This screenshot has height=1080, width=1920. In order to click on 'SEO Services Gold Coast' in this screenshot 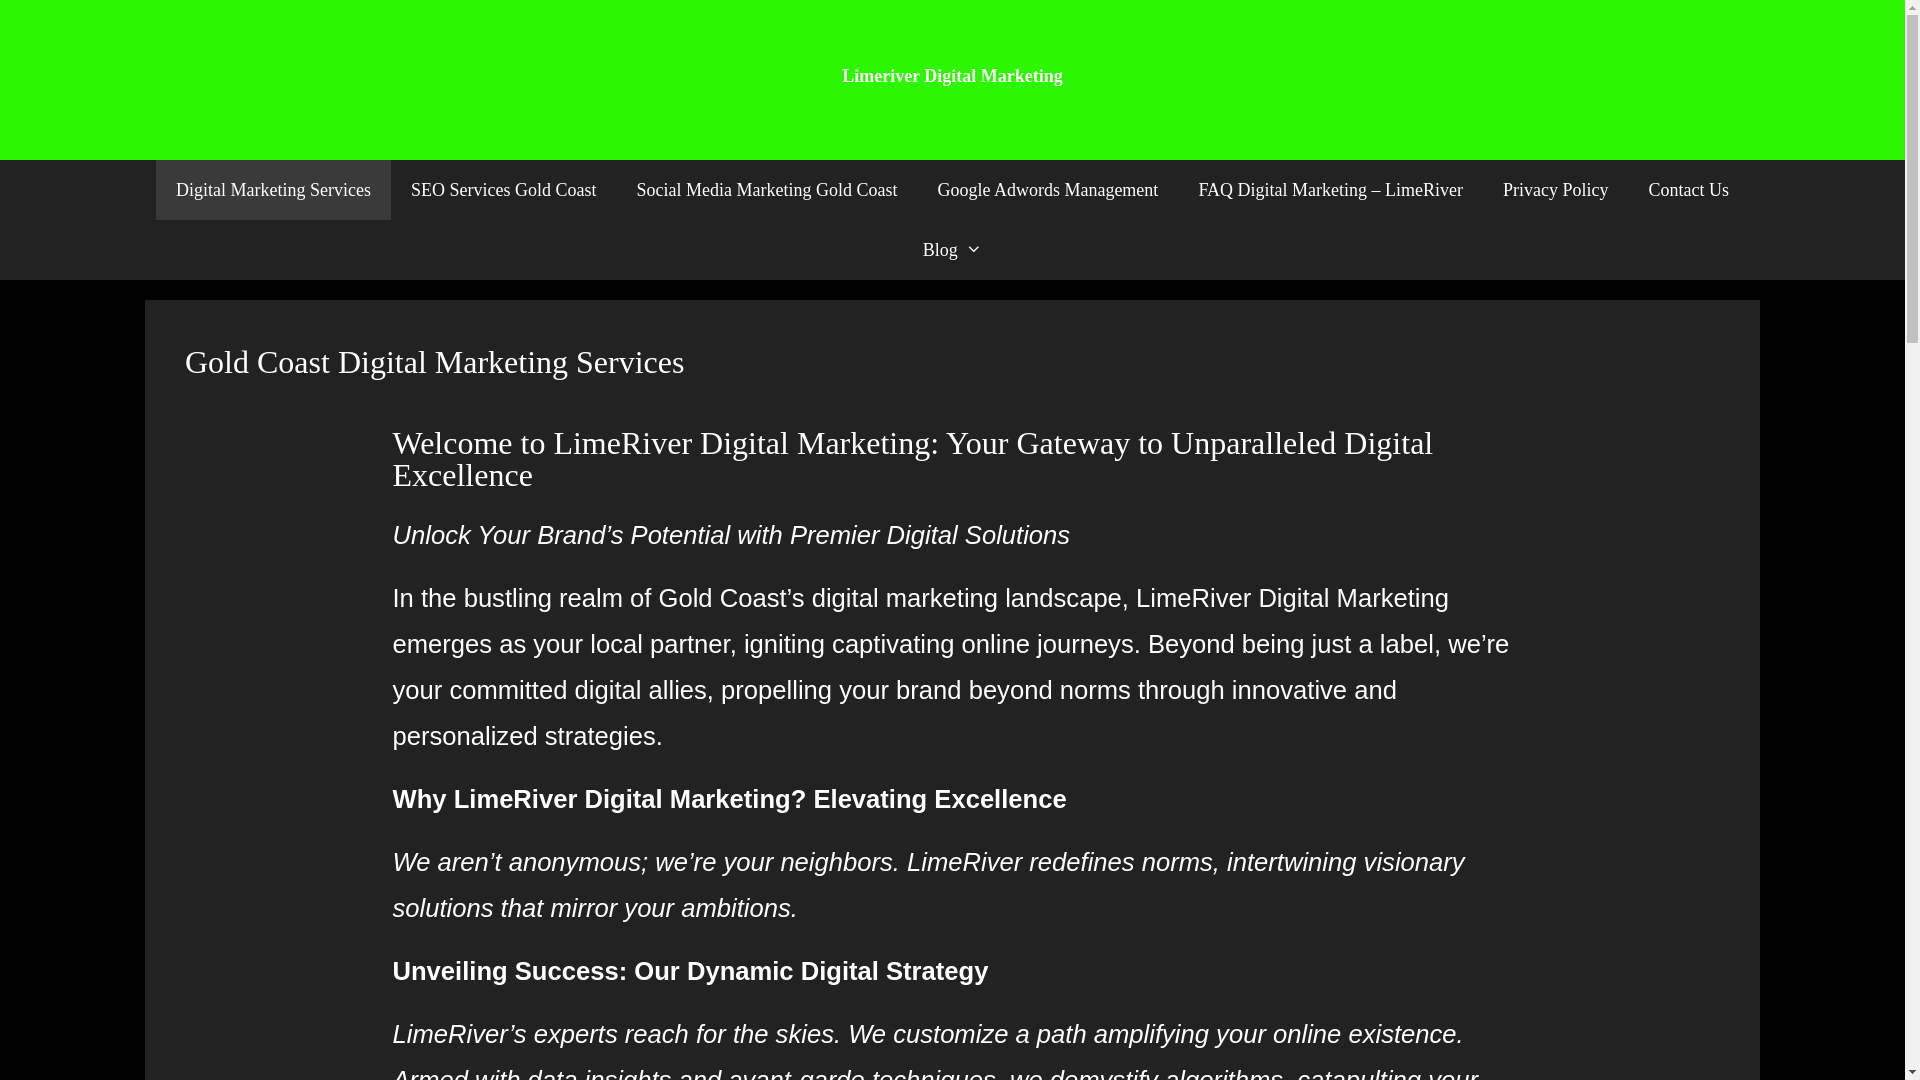, I will do `click(503, 189)`.